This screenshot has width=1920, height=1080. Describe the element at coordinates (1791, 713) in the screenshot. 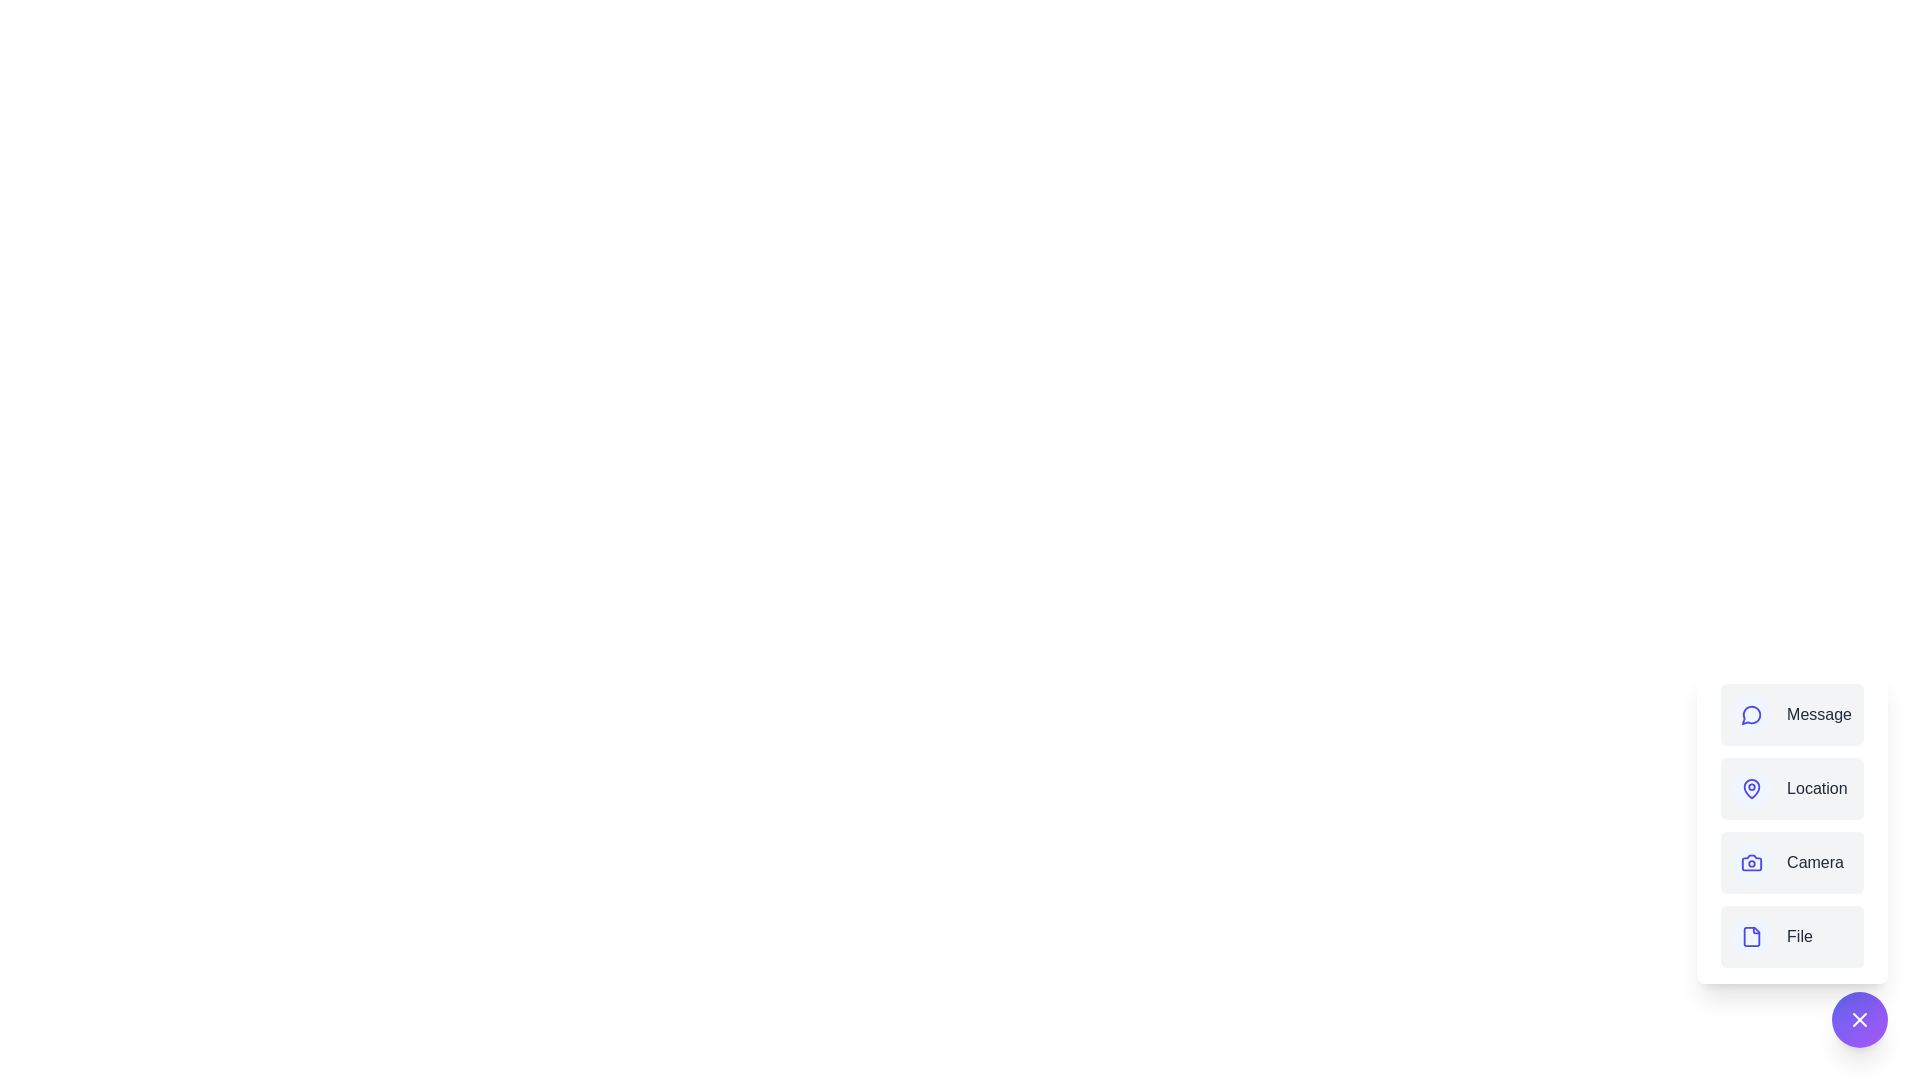

I see `the Message option from the menu` at that location.